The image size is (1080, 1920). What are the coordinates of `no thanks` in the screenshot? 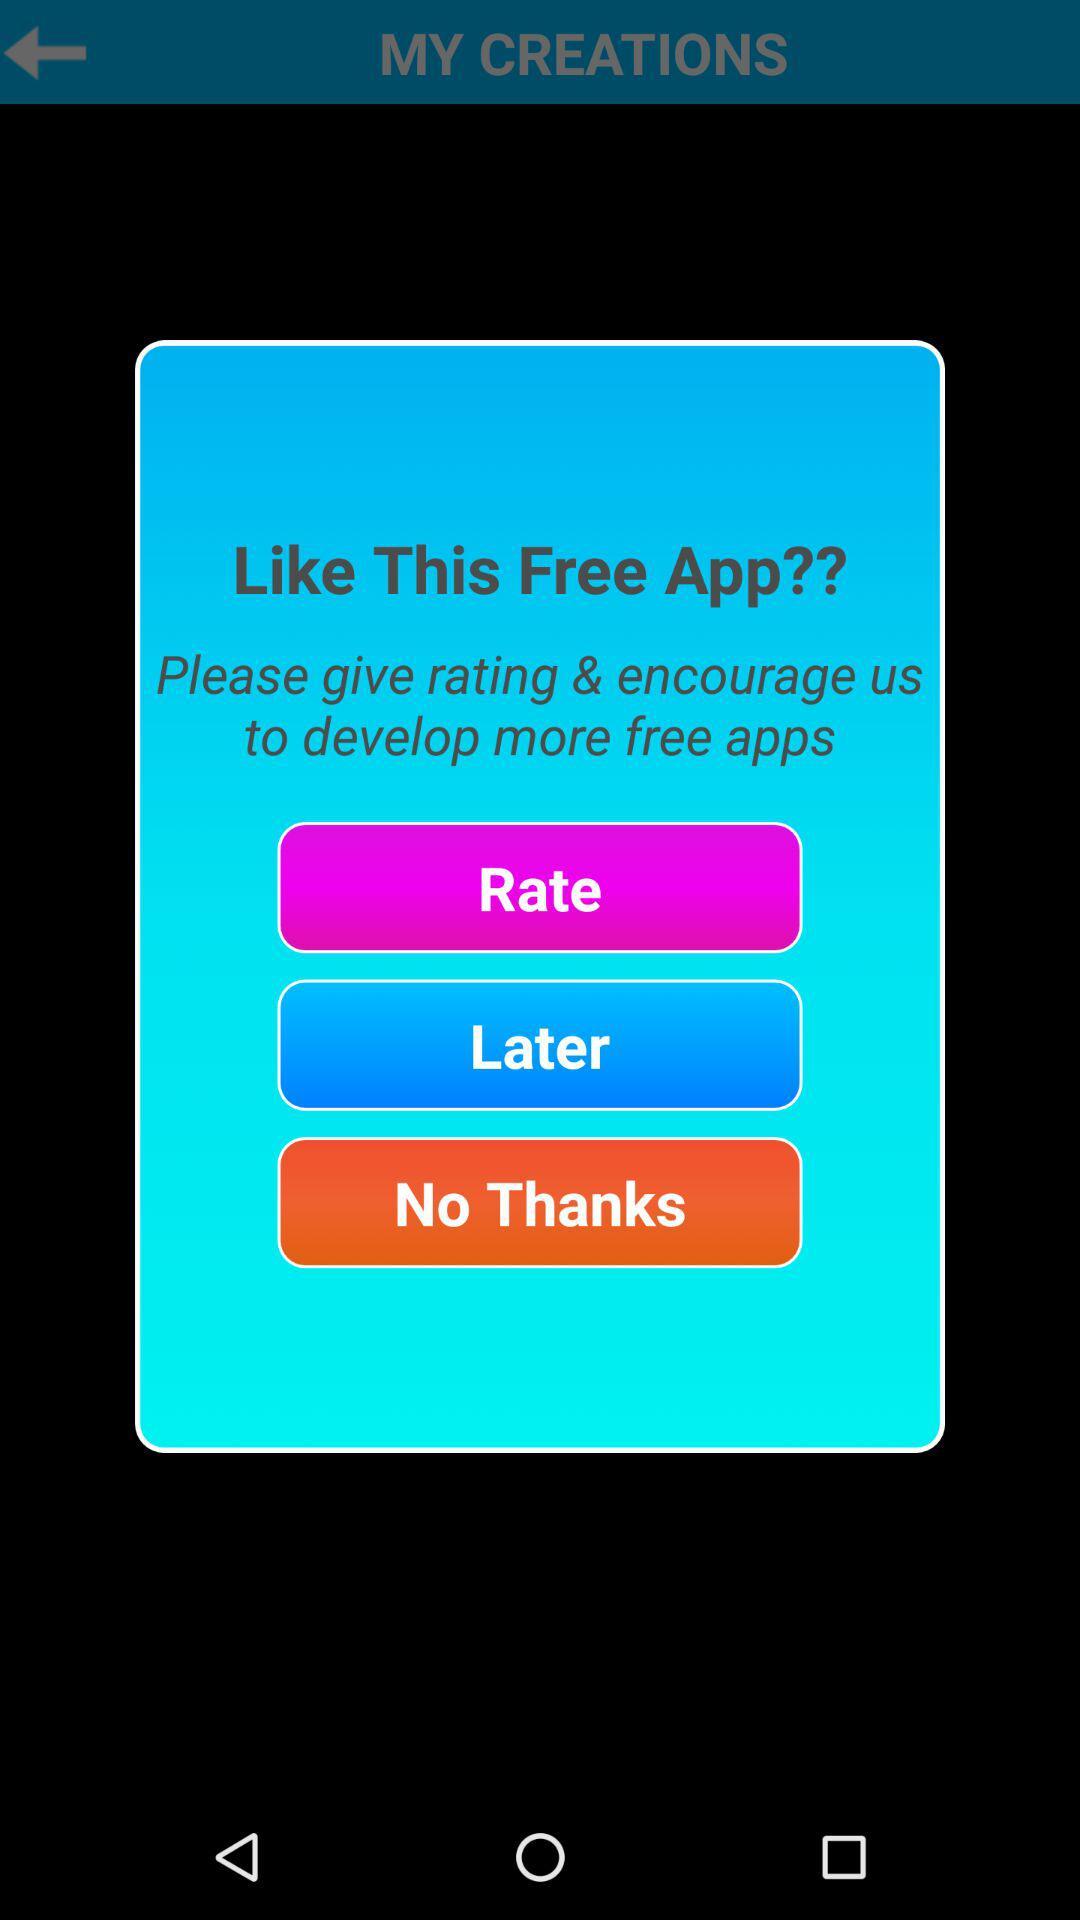 It's located at (540, 1201).